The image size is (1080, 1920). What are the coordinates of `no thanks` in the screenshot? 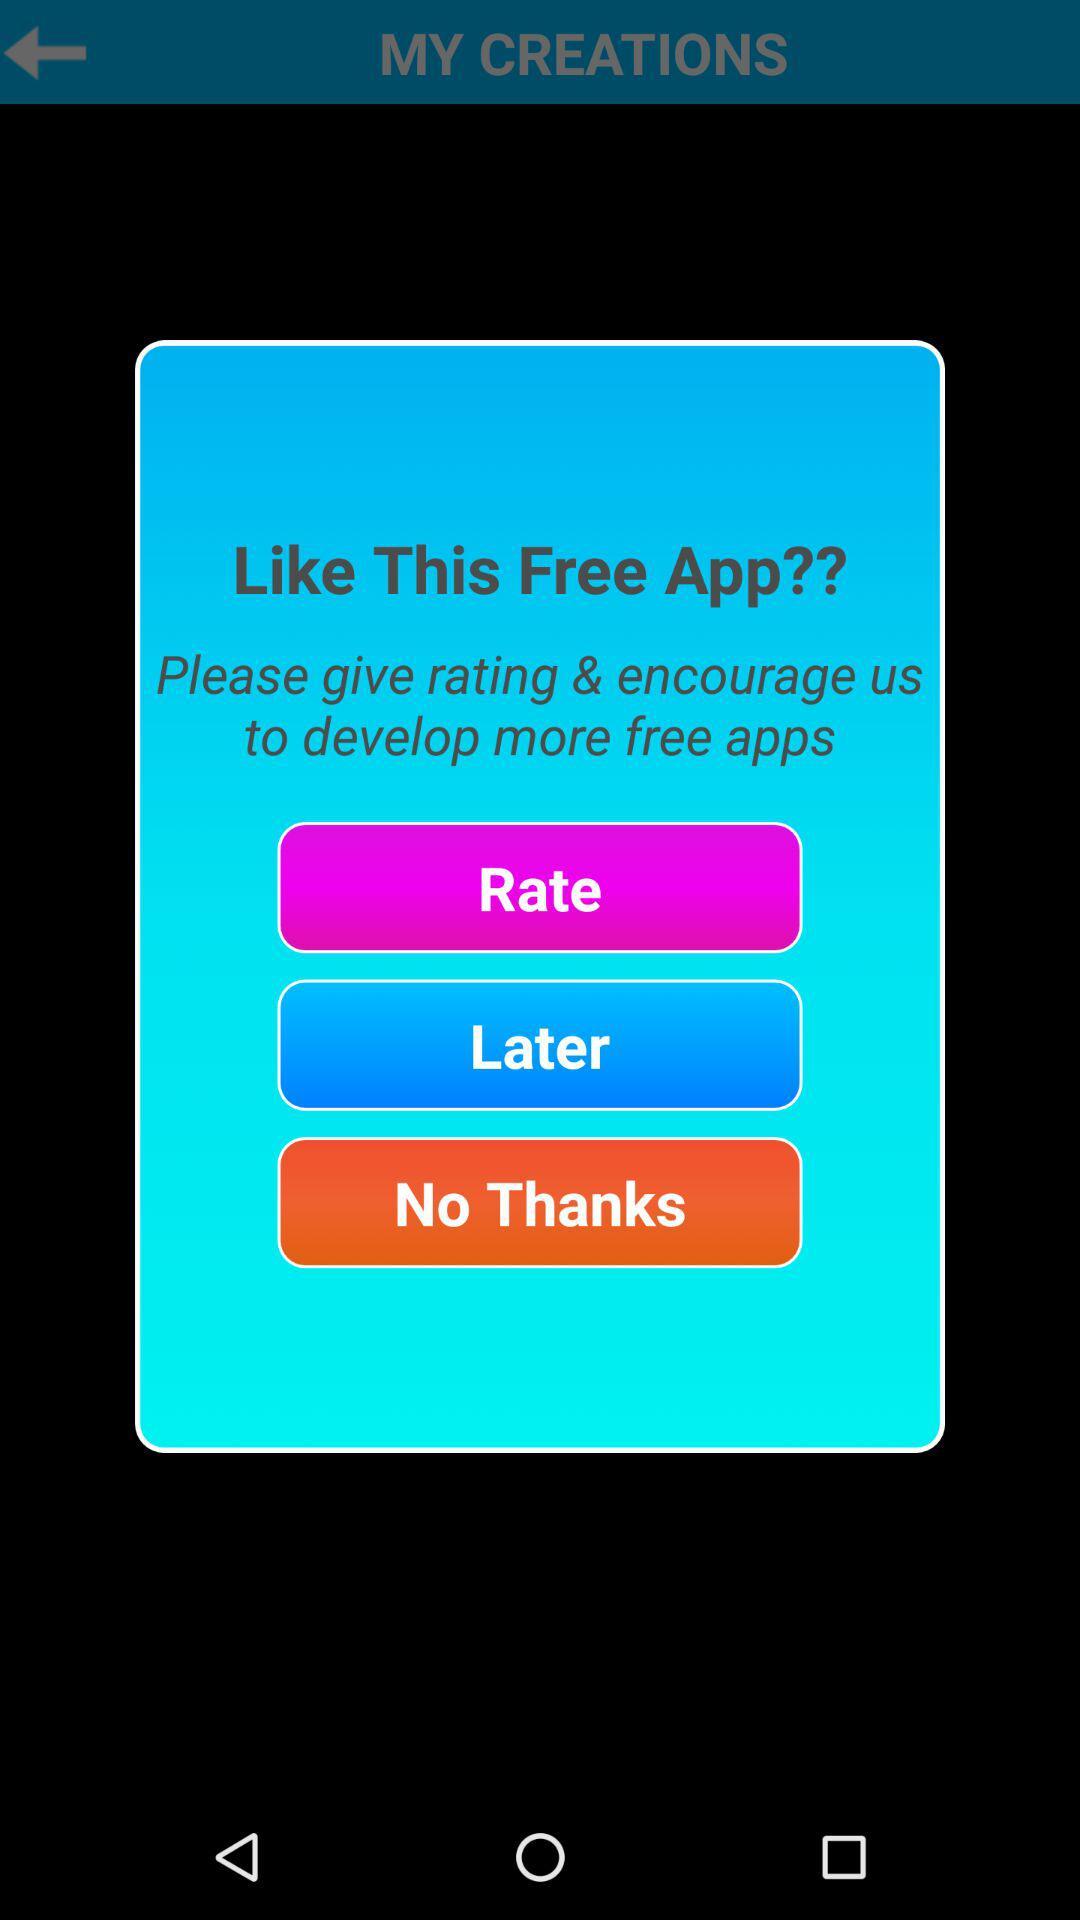 It's located at (540, 1201).